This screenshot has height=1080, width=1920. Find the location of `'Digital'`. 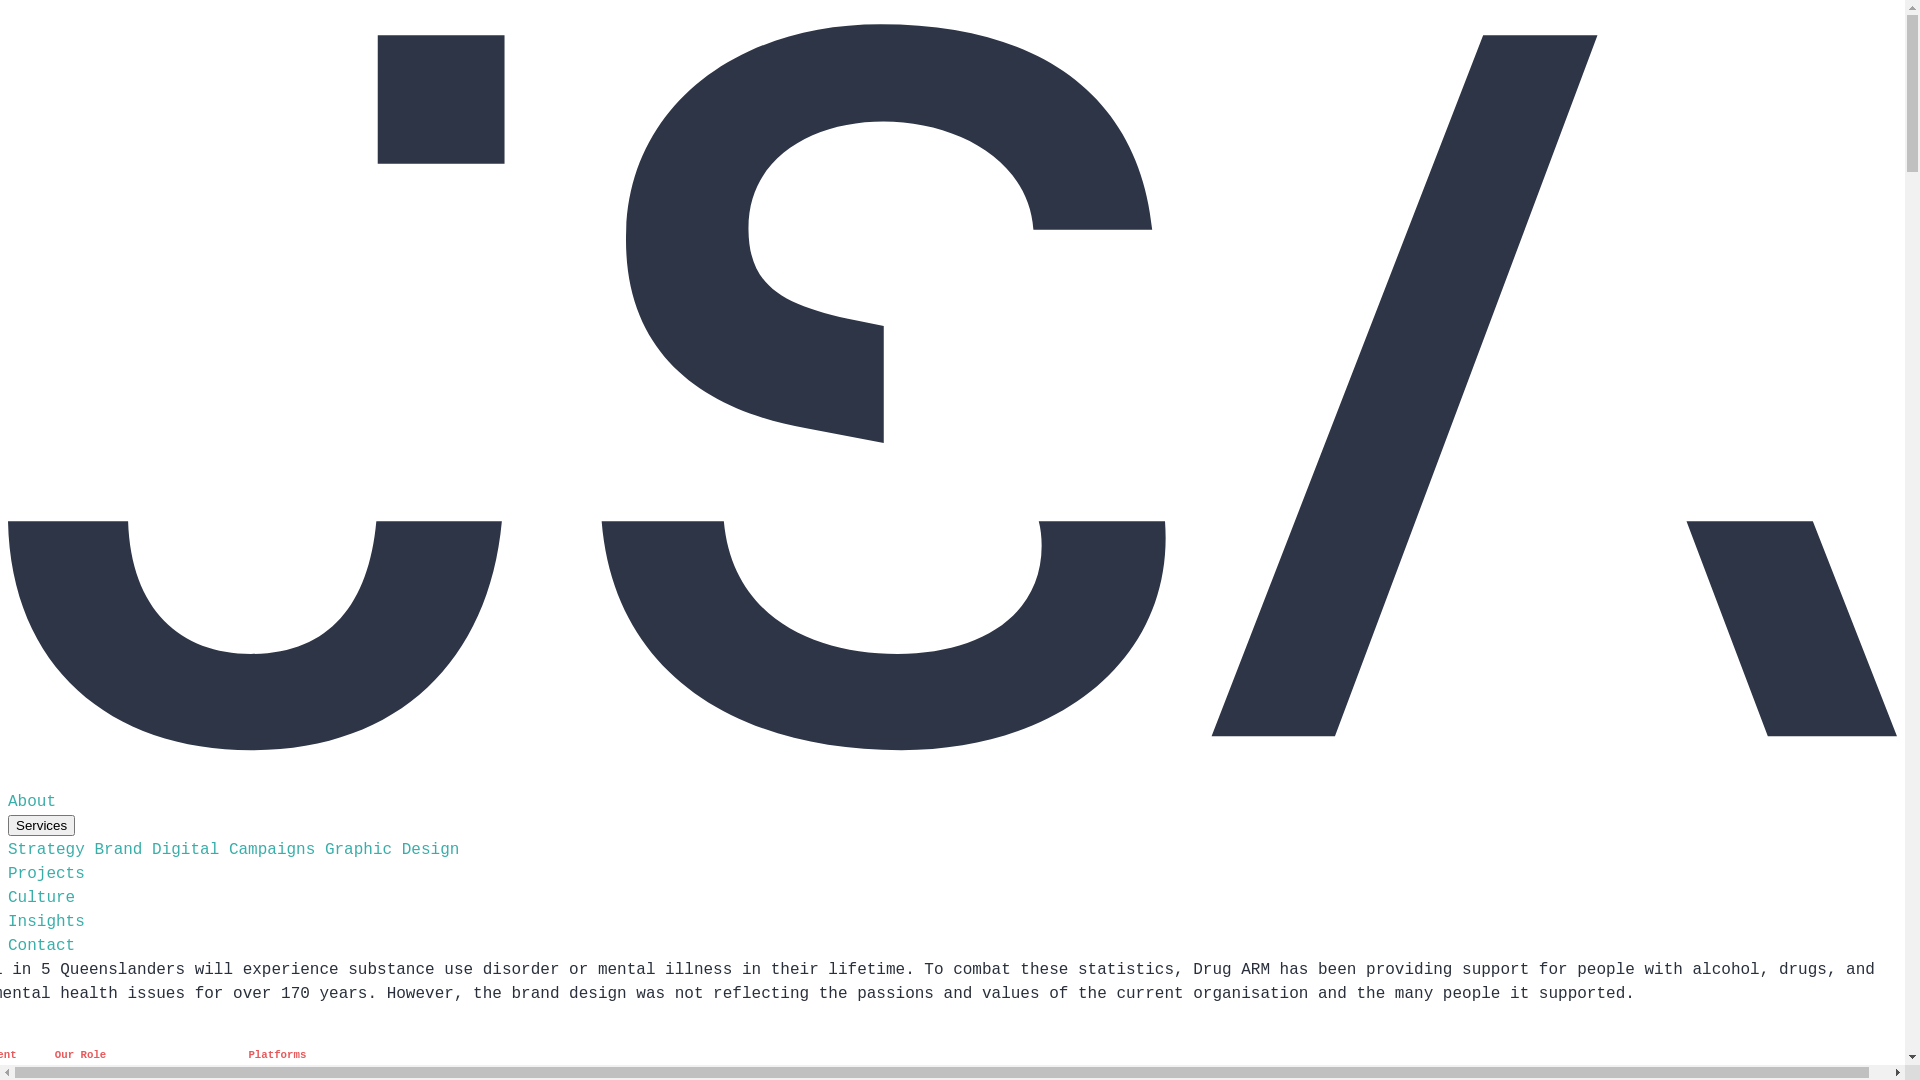

'Digital' is located at coordinates (185, 849).